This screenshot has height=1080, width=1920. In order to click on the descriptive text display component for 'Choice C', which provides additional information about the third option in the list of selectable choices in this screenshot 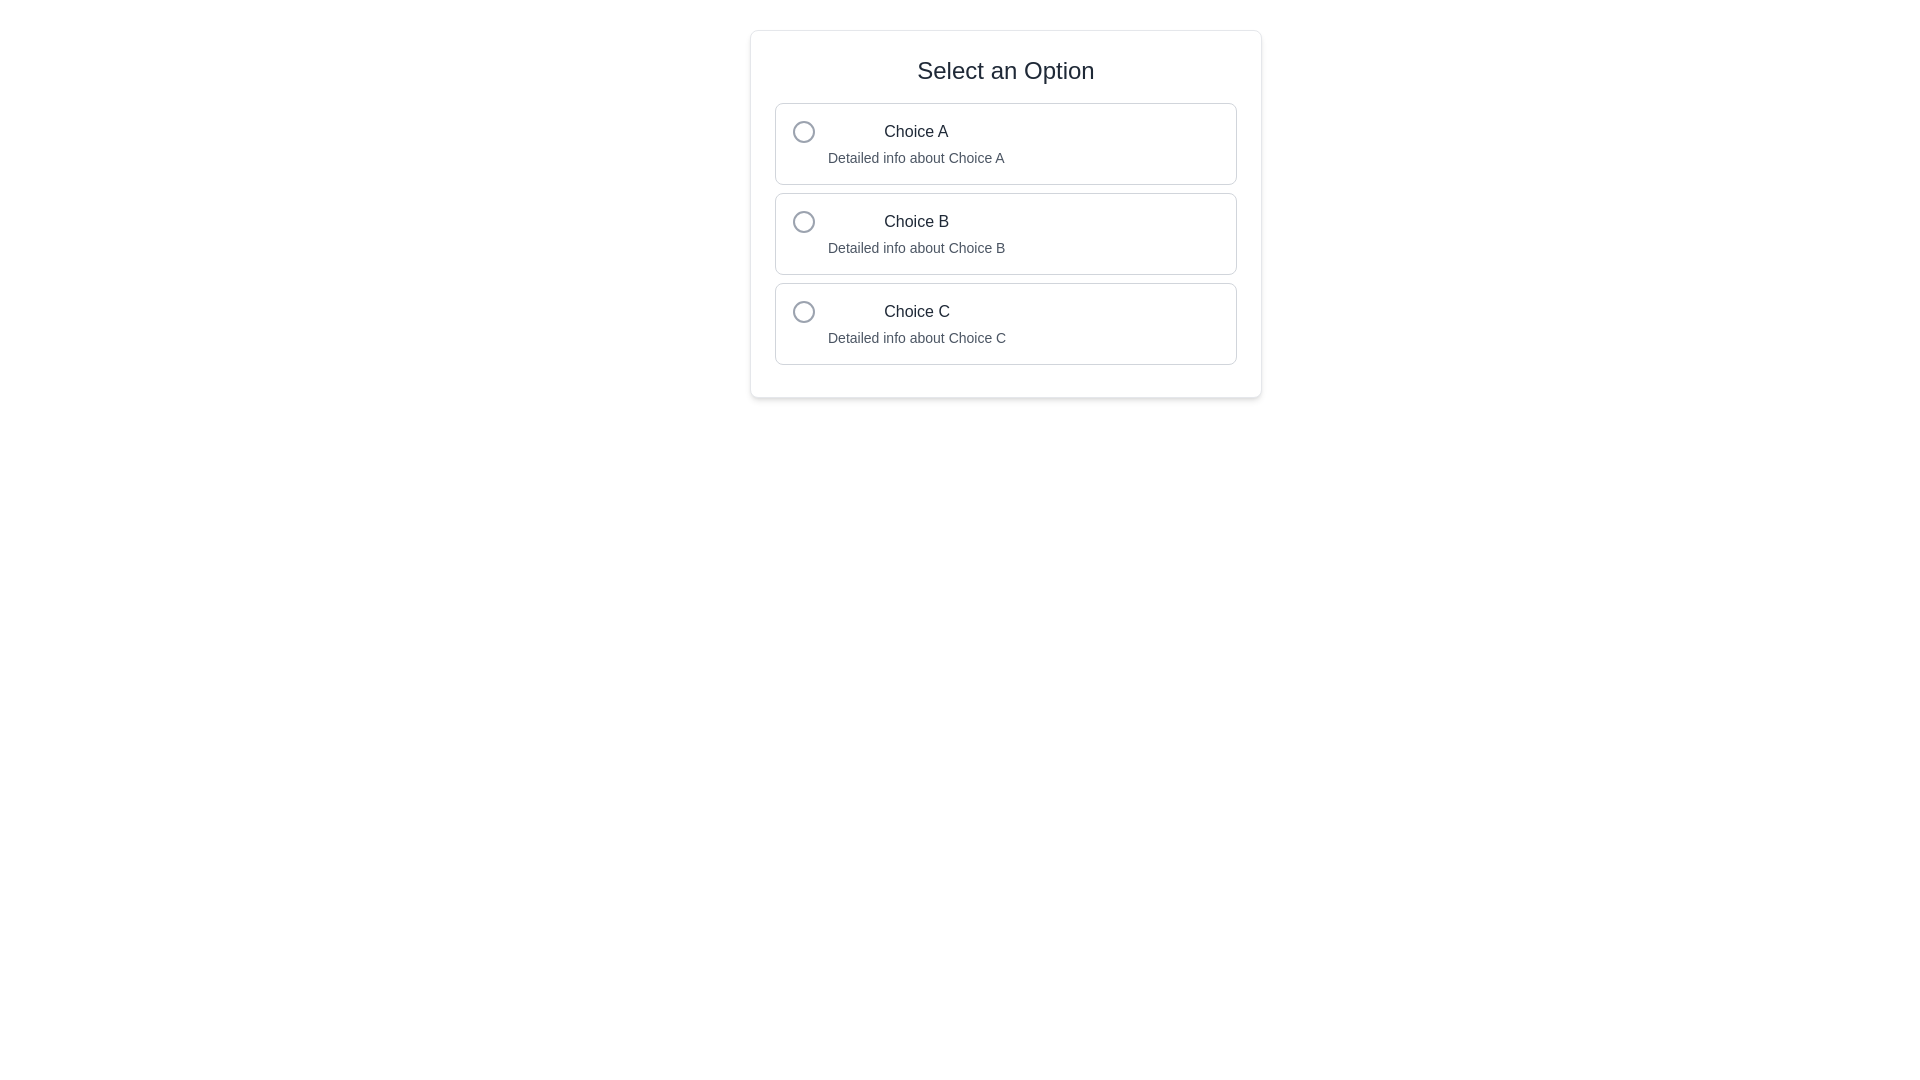, I will do `click(916, 323)`.